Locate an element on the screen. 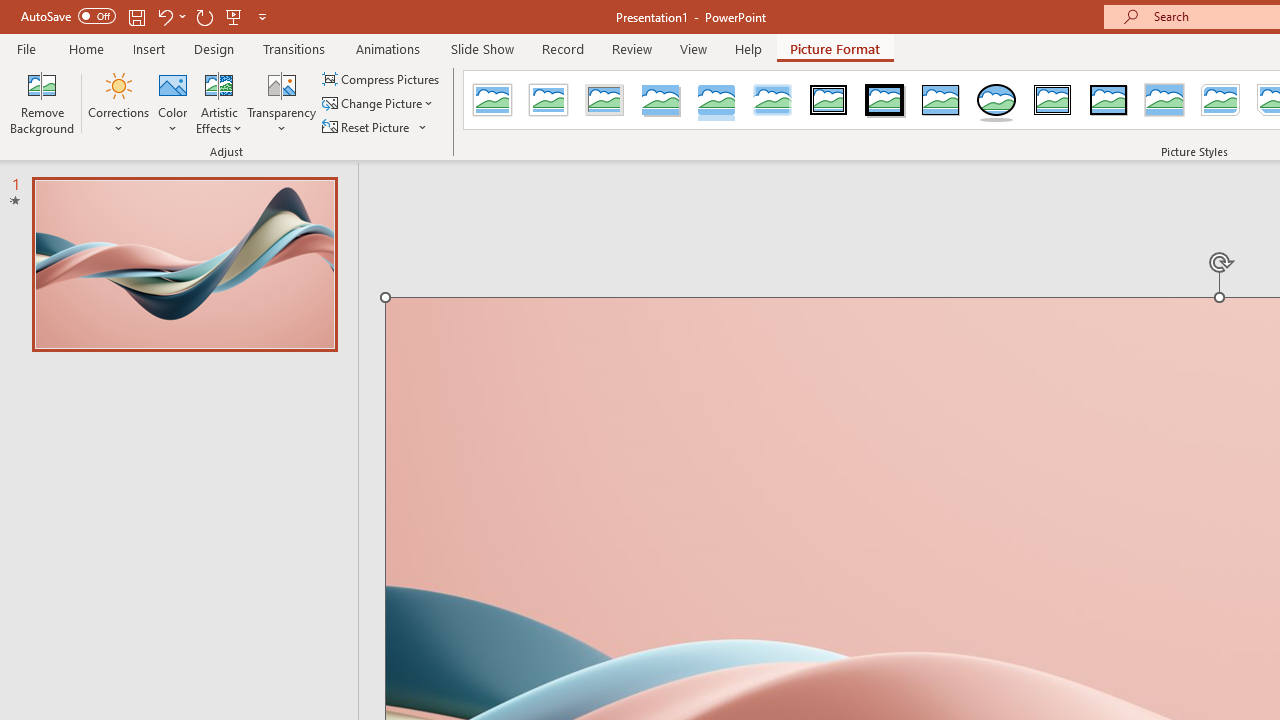 This screenshot has height=720, width=1280. 'Transitions' is located at coordinates (294, 48).